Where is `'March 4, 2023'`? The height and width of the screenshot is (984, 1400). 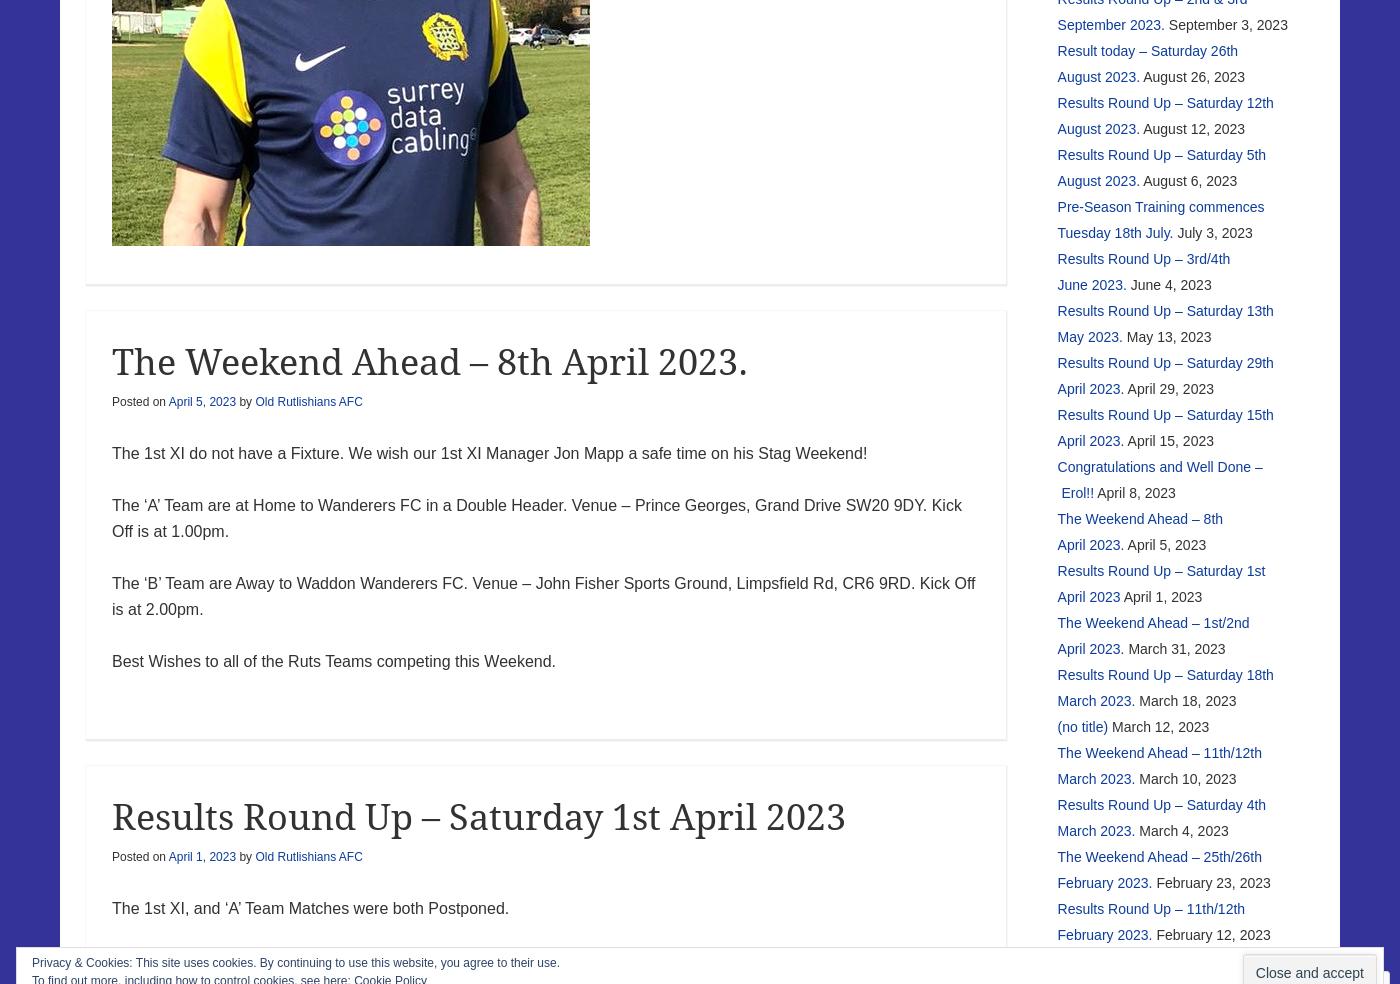
'March 4, 2023' is located at coordinates (1183, 829).